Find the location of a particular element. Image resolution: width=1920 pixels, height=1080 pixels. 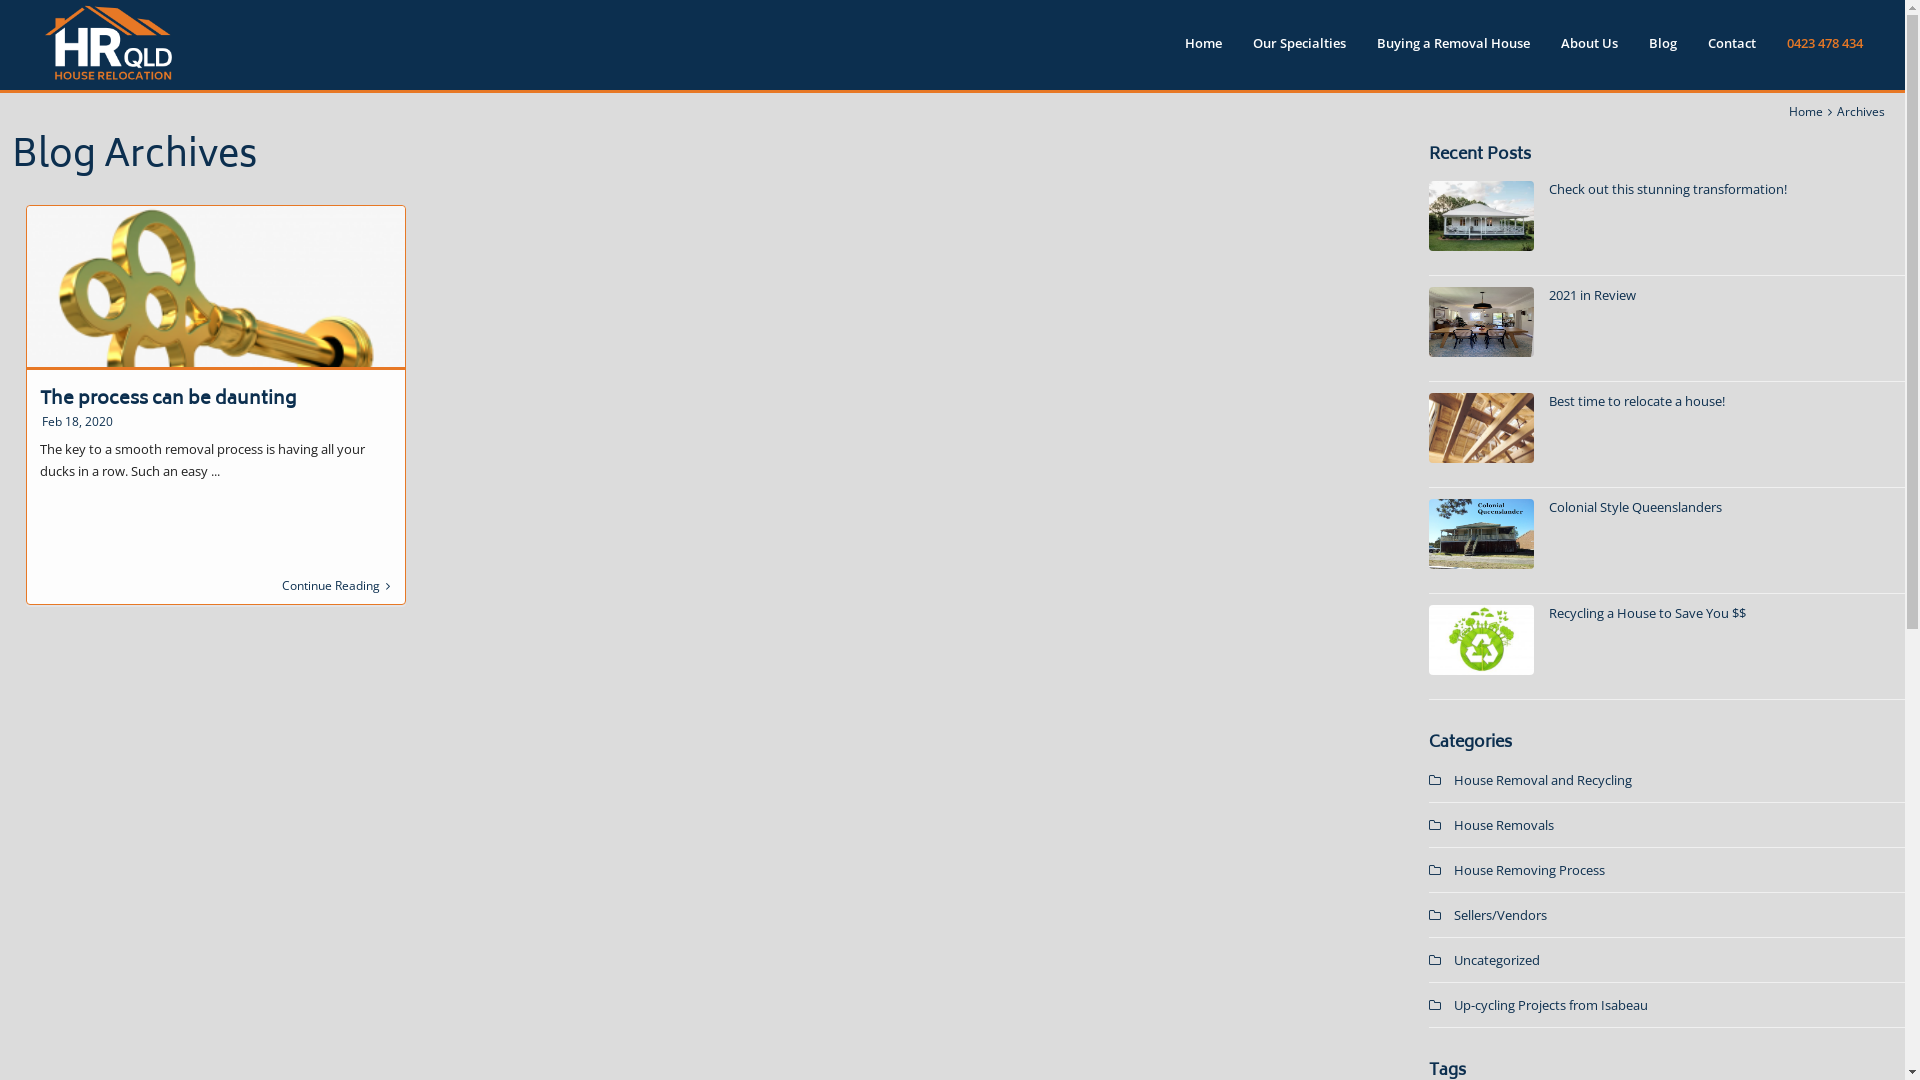

'0423 478 434' is located at coordinates (1824, 49).